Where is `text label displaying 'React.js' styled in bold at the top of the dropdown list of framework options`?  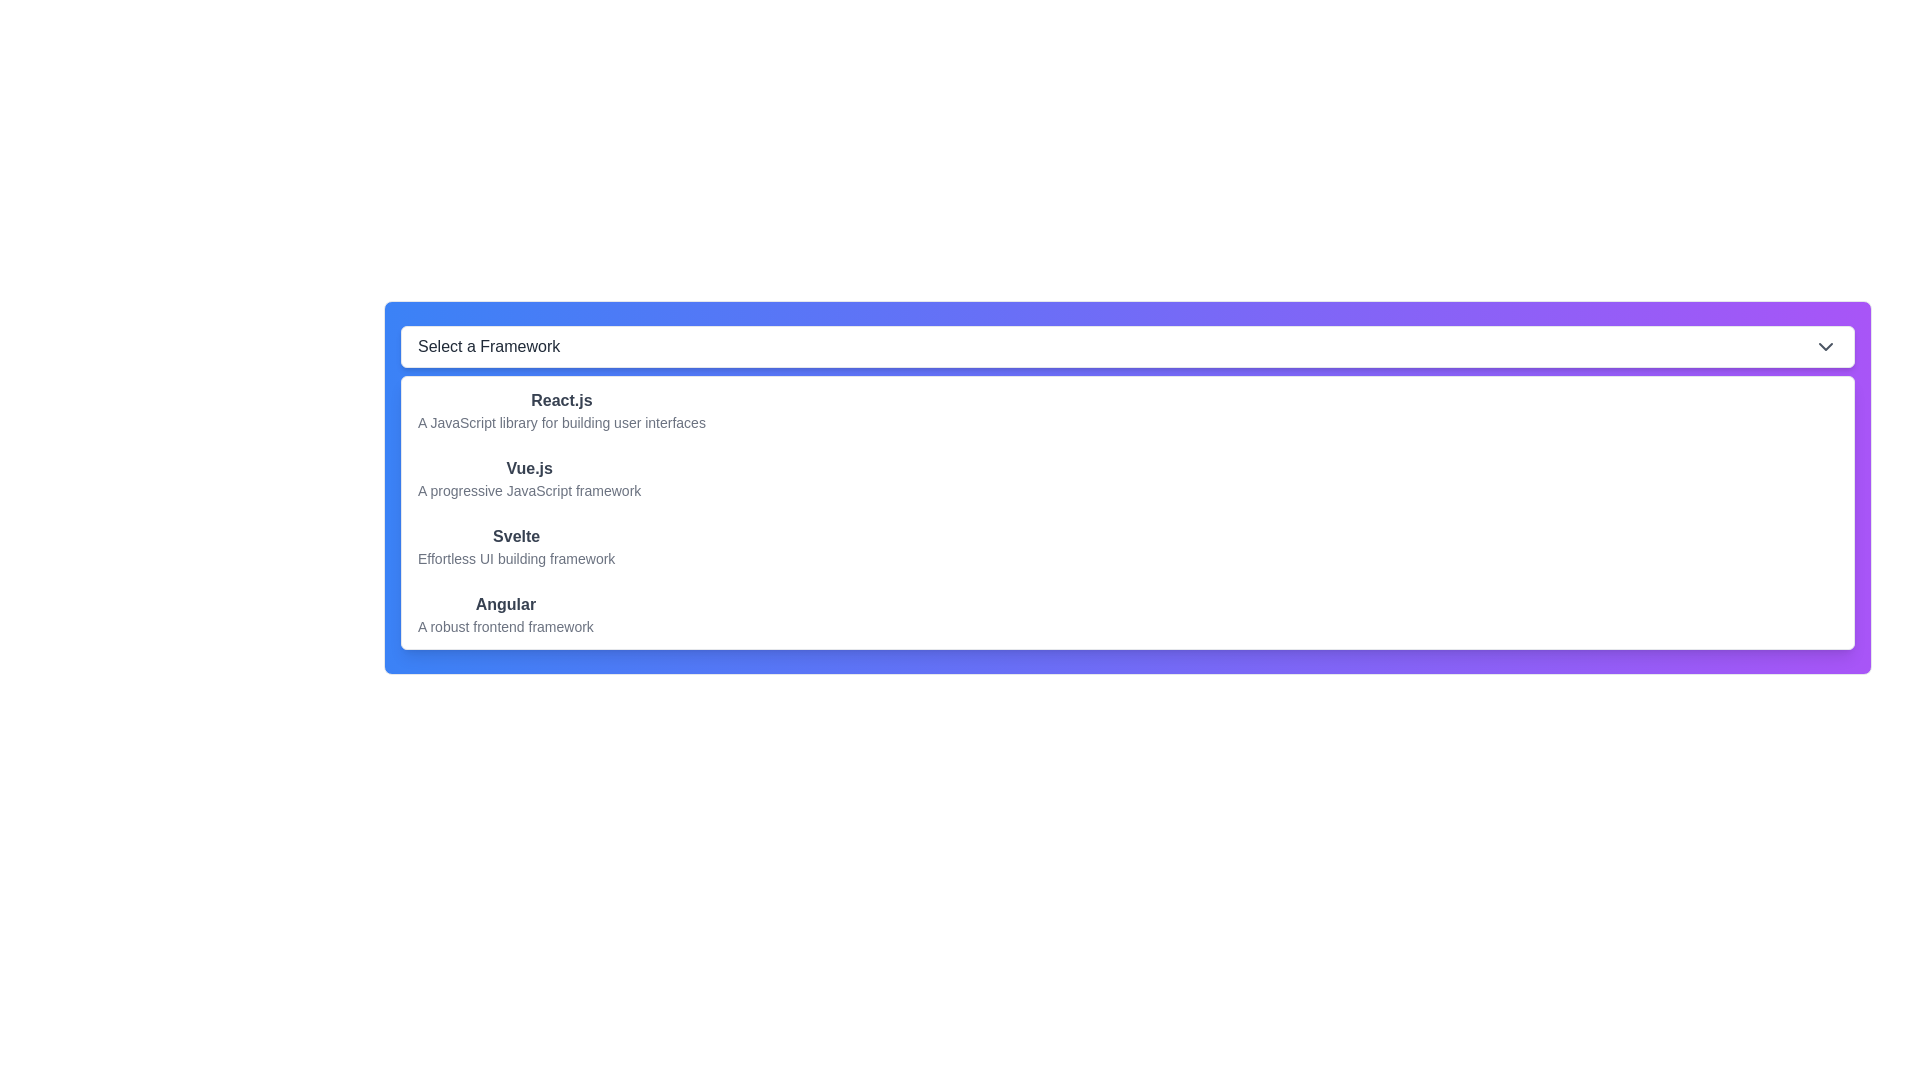 text label displaying 'React.js' styled in bold at the top of the dropdown list of framework options is located at coordinates (560, 401).